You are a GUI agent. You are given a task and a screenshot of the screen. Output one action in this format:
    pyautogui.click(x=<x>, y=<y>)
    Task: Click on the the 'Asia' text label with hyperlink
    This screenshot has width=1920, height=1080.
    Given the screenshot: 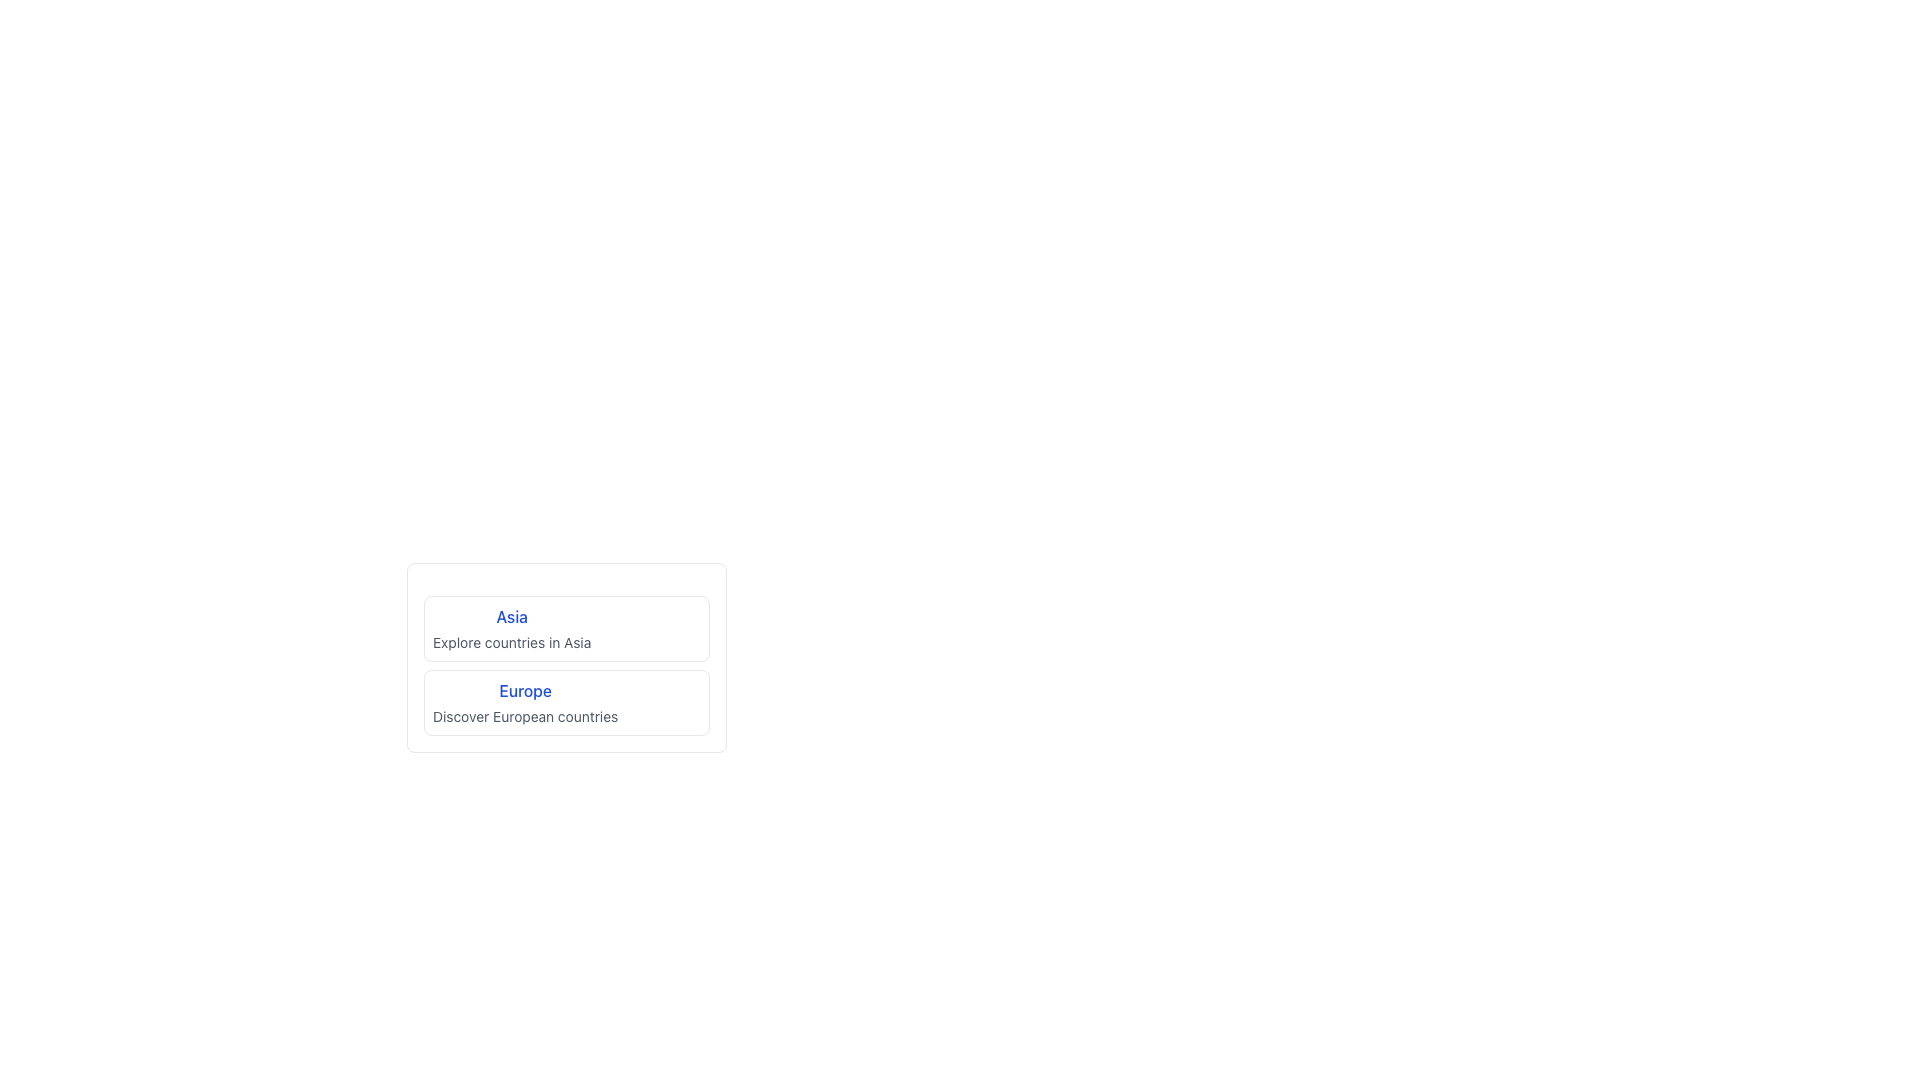 What is the action you would take?
    pyautogui.click(x=512, y=627)
    